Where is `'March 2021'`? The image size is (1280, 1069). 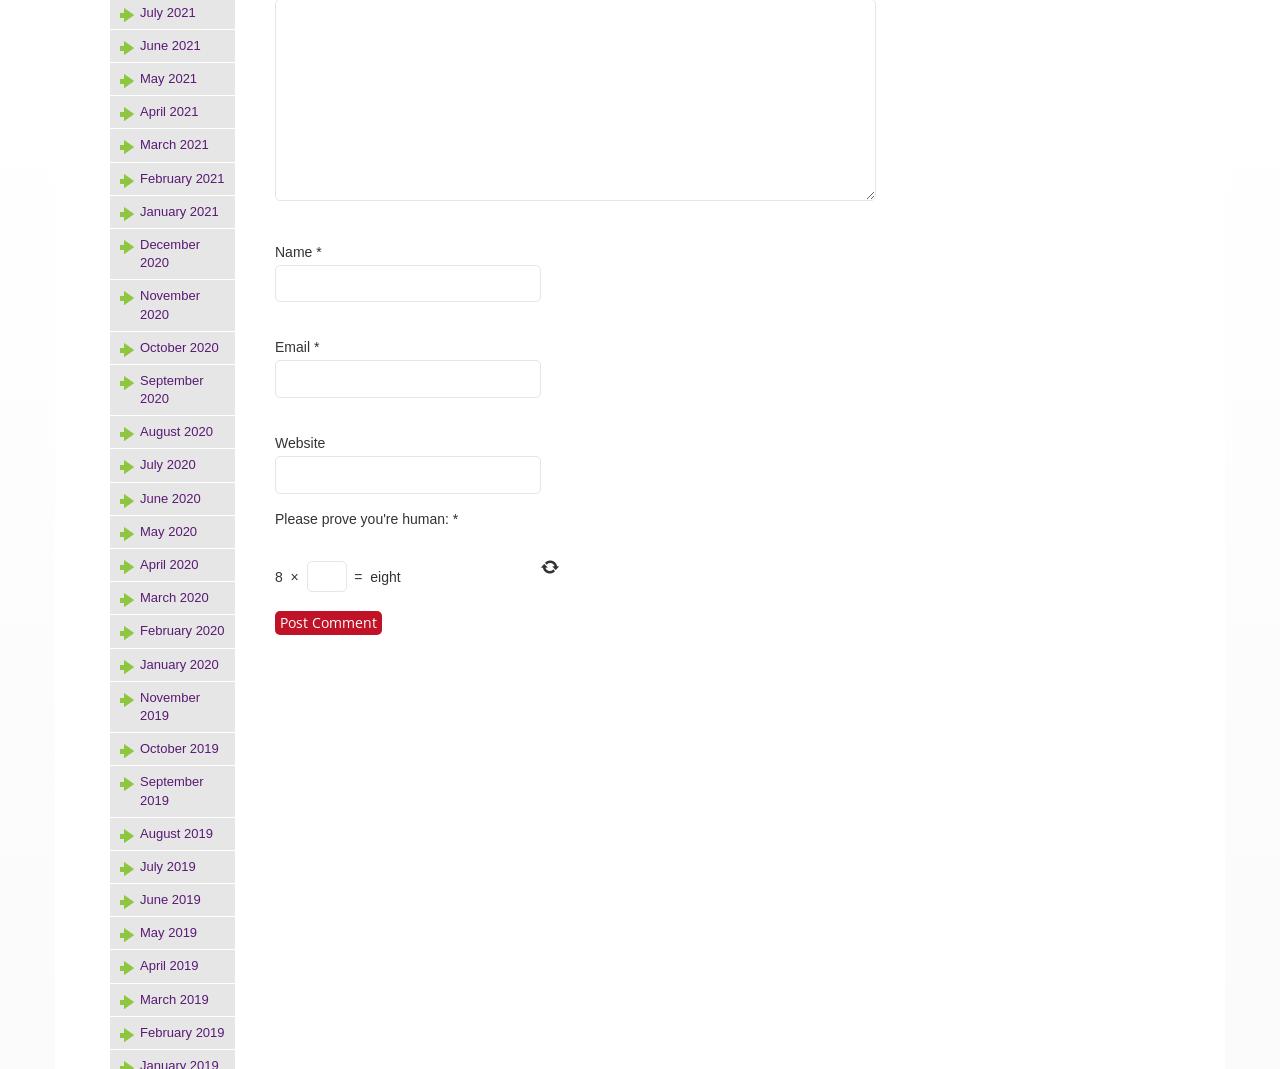
'March 2021' is located at coordinates (173, 144).